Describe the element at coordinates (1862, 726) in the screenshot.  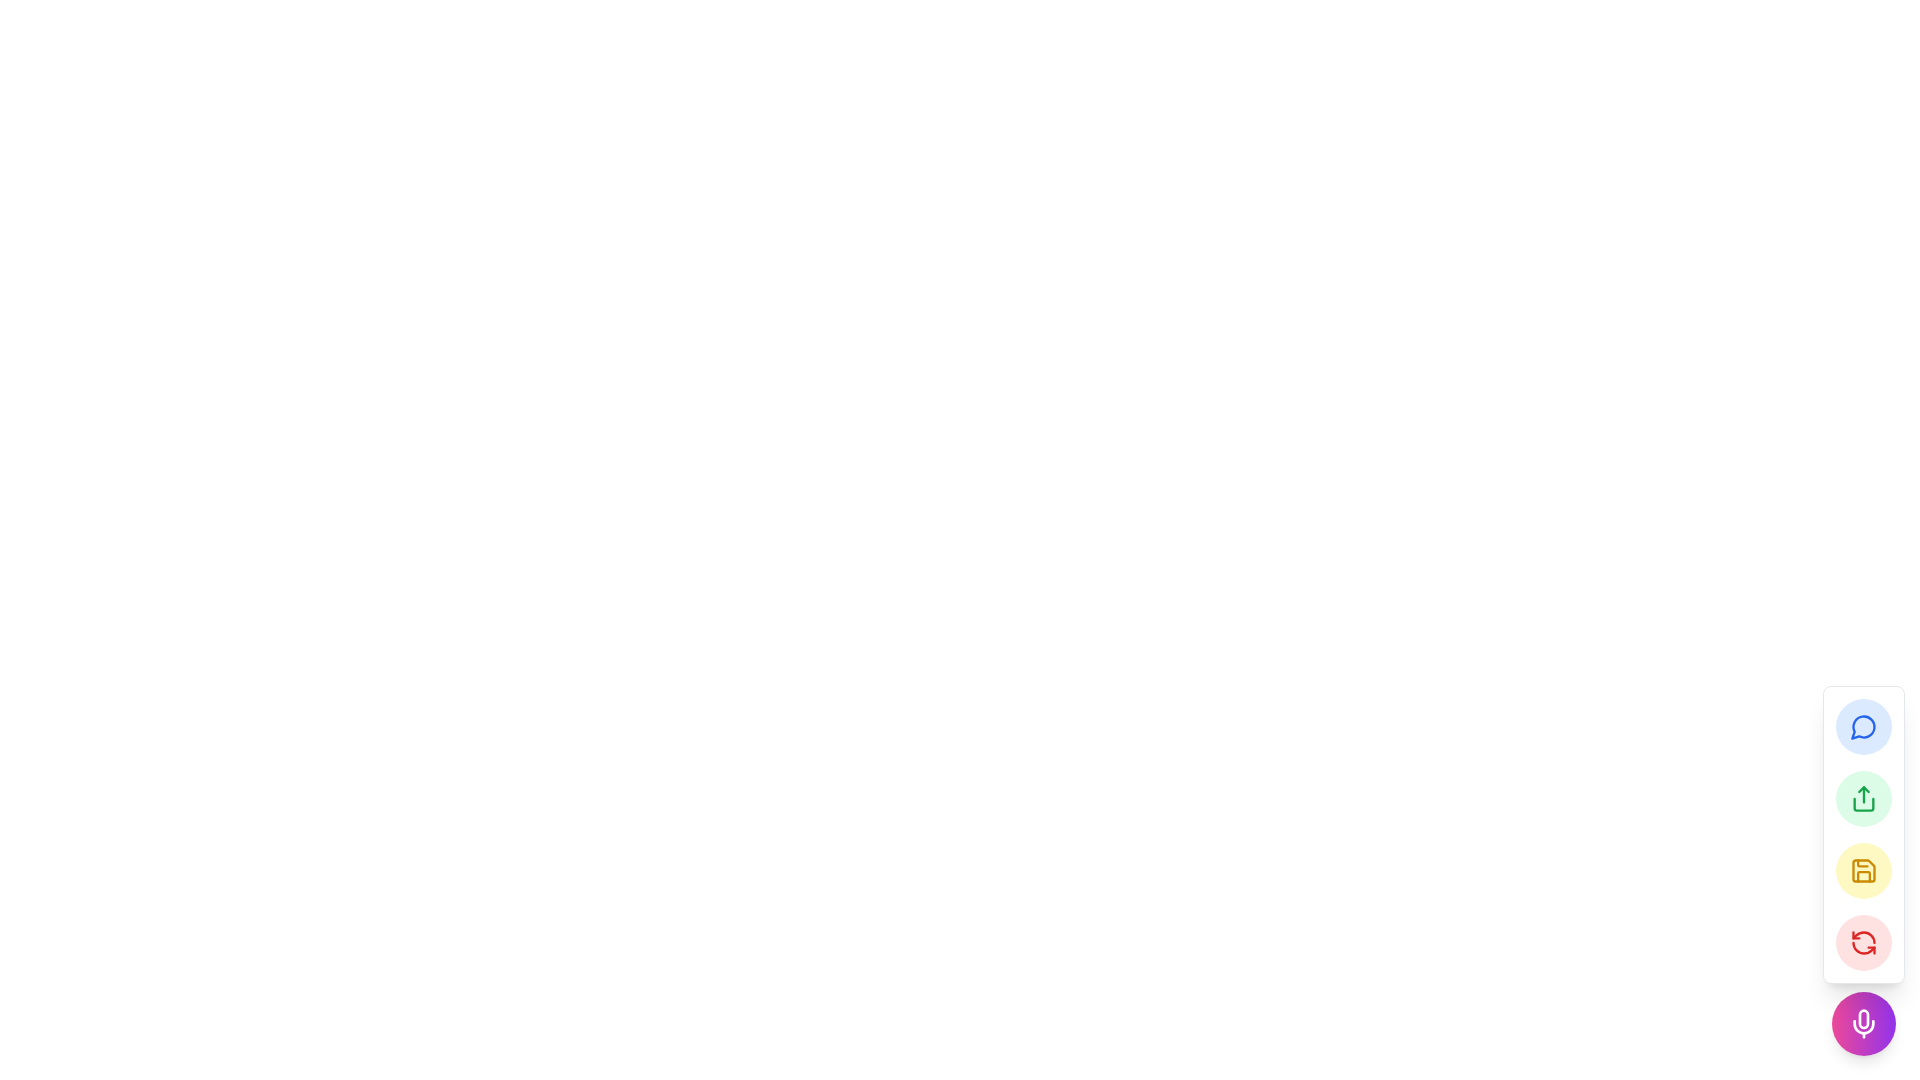
I see `the topmost circular icon button with a speech bubble outline in blue, located in the vertical menu bar on the right side` at that location.